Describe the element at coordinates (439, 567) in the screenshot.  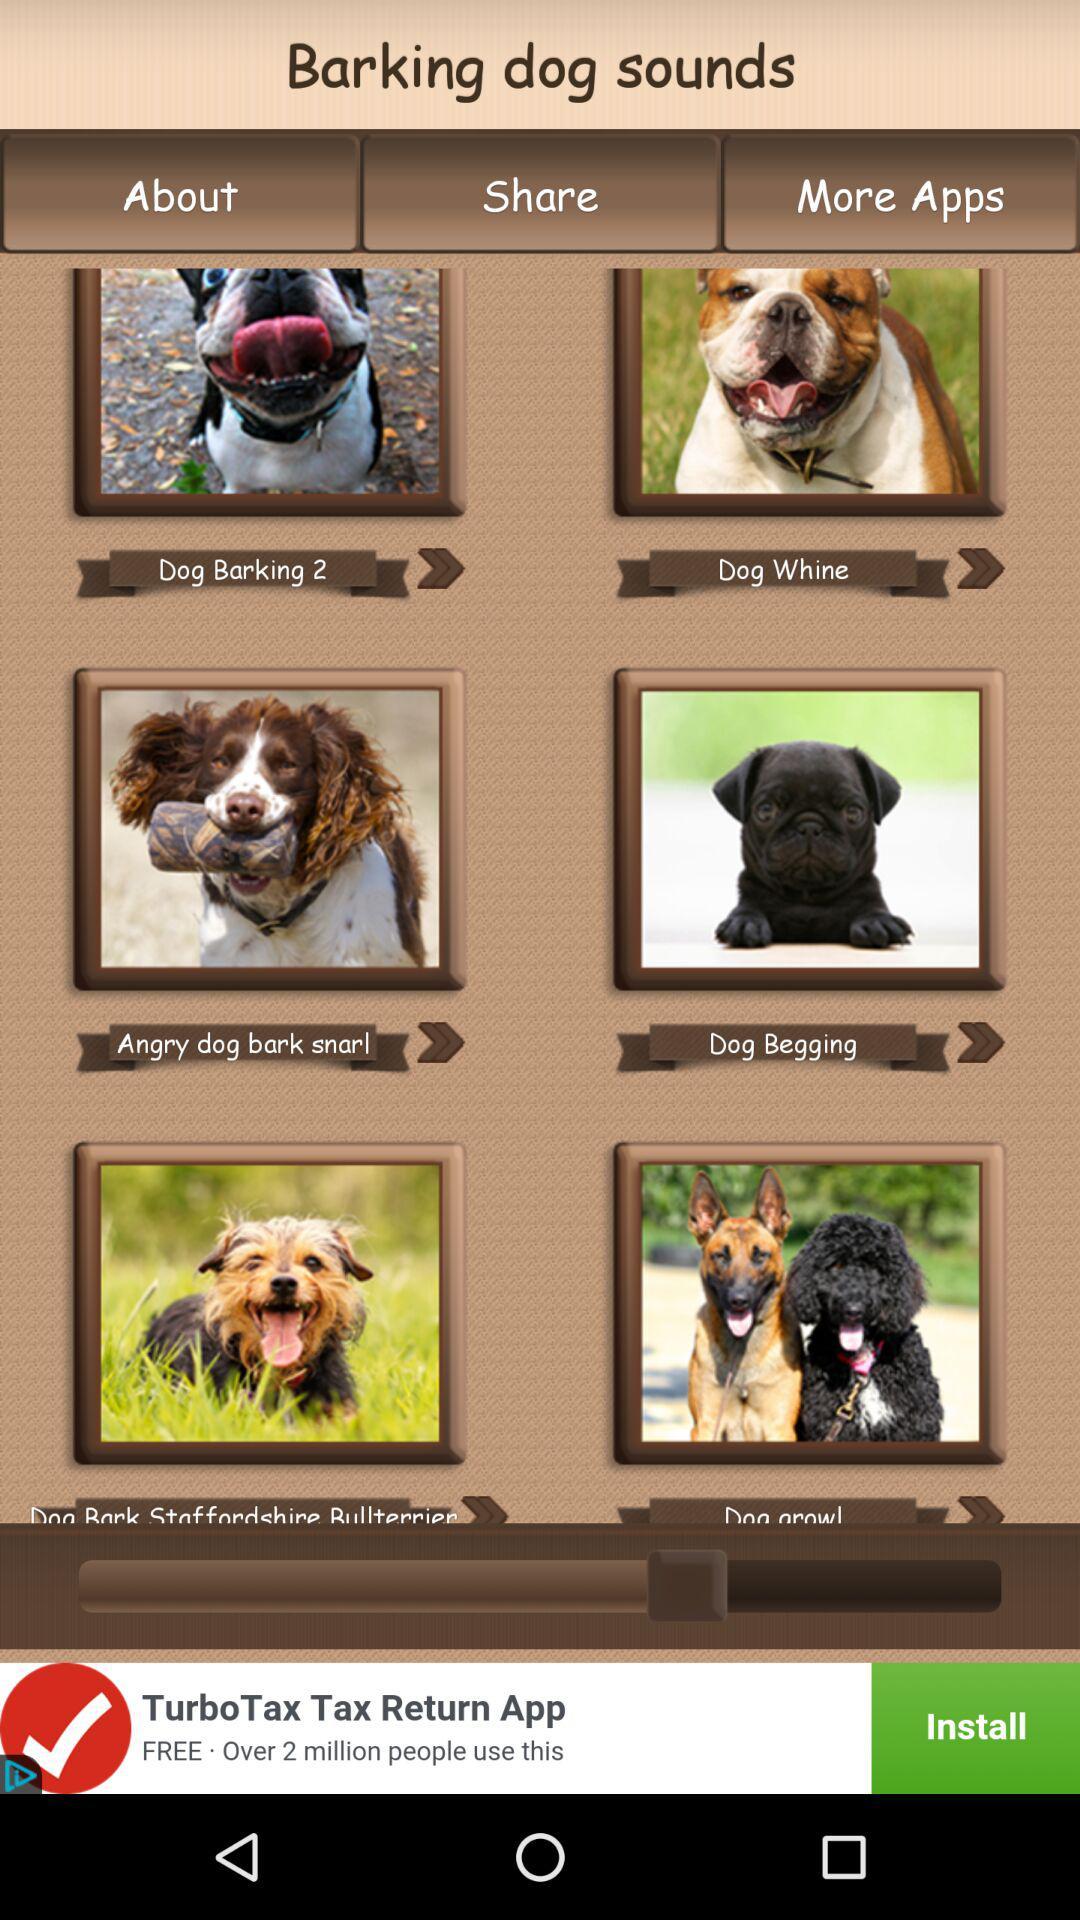
I see `more information` at that location.